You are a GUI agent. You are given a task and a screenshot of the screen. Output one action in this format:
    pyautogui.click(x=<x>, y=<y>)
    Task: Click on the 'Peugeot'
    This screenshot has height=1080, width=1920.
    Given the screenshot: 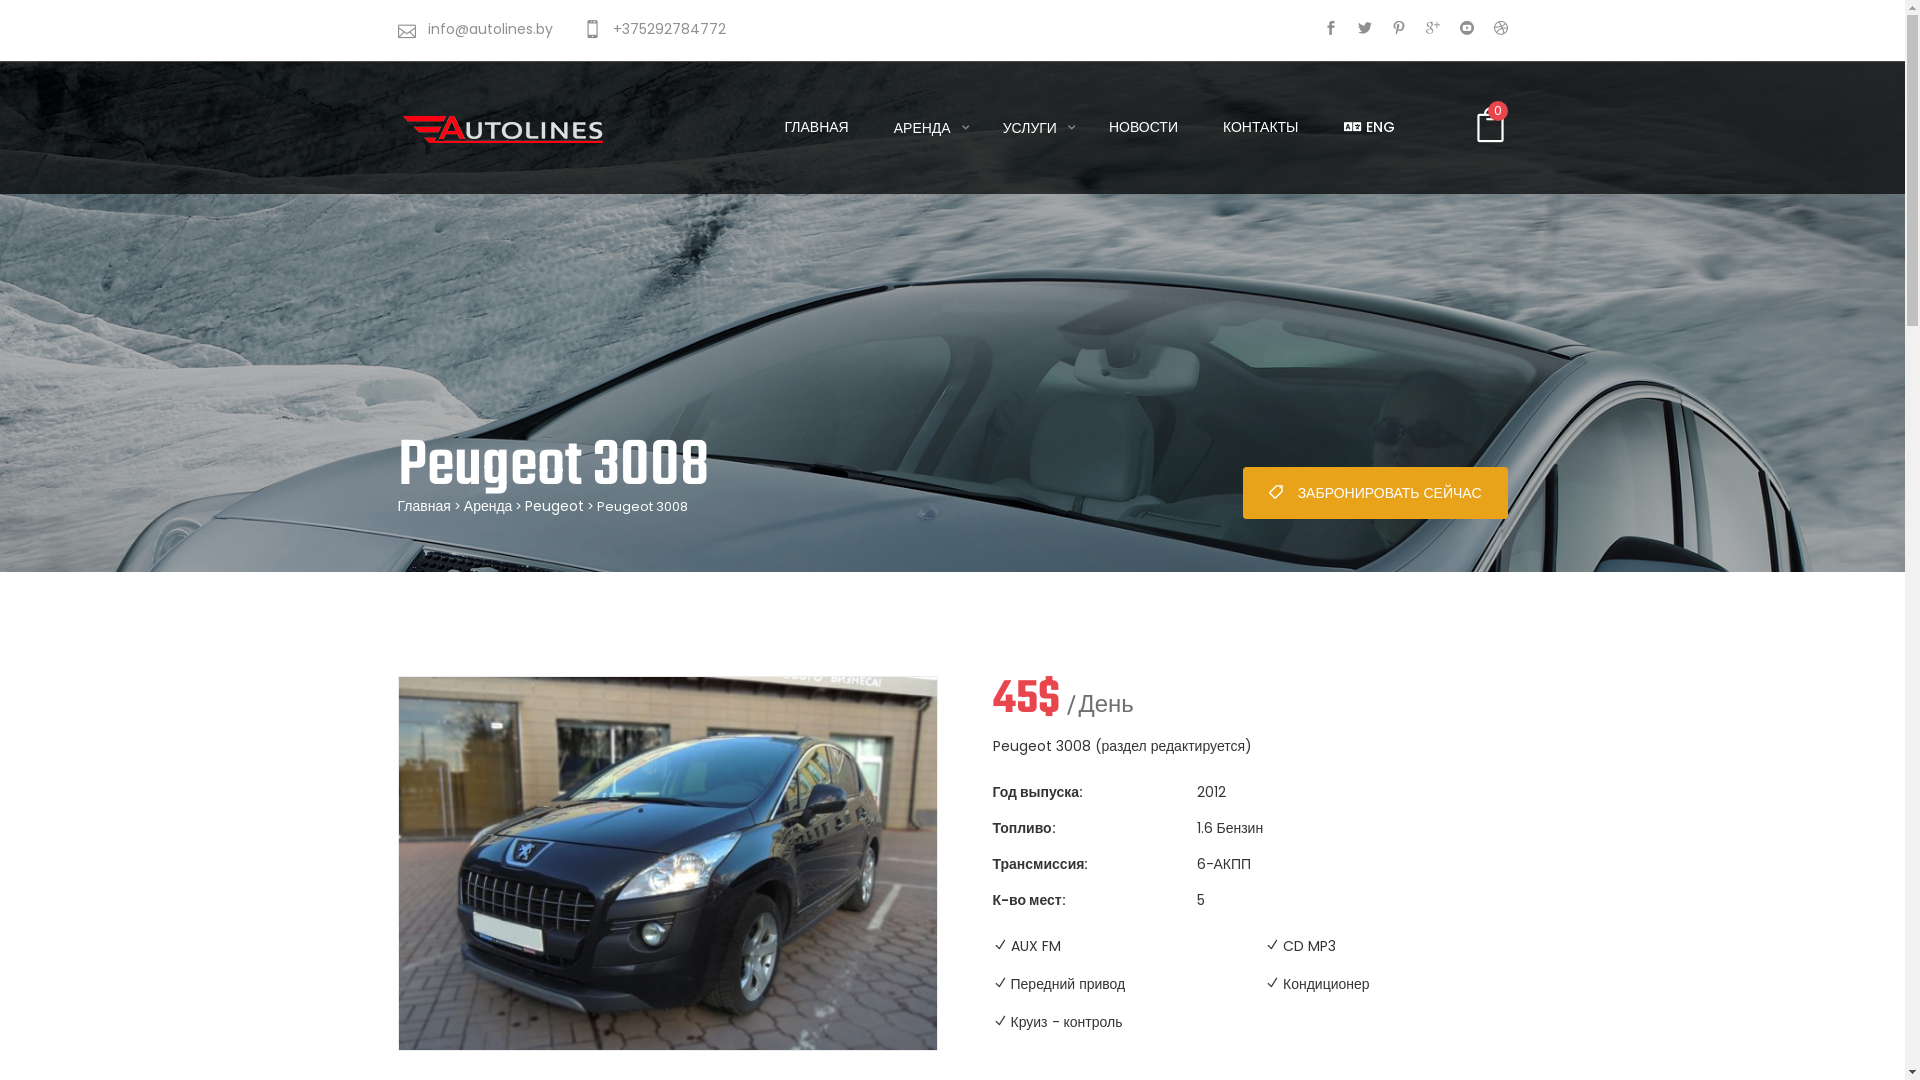 What is the action you would take?
    pyautogui.click(x=554, y=504)
    